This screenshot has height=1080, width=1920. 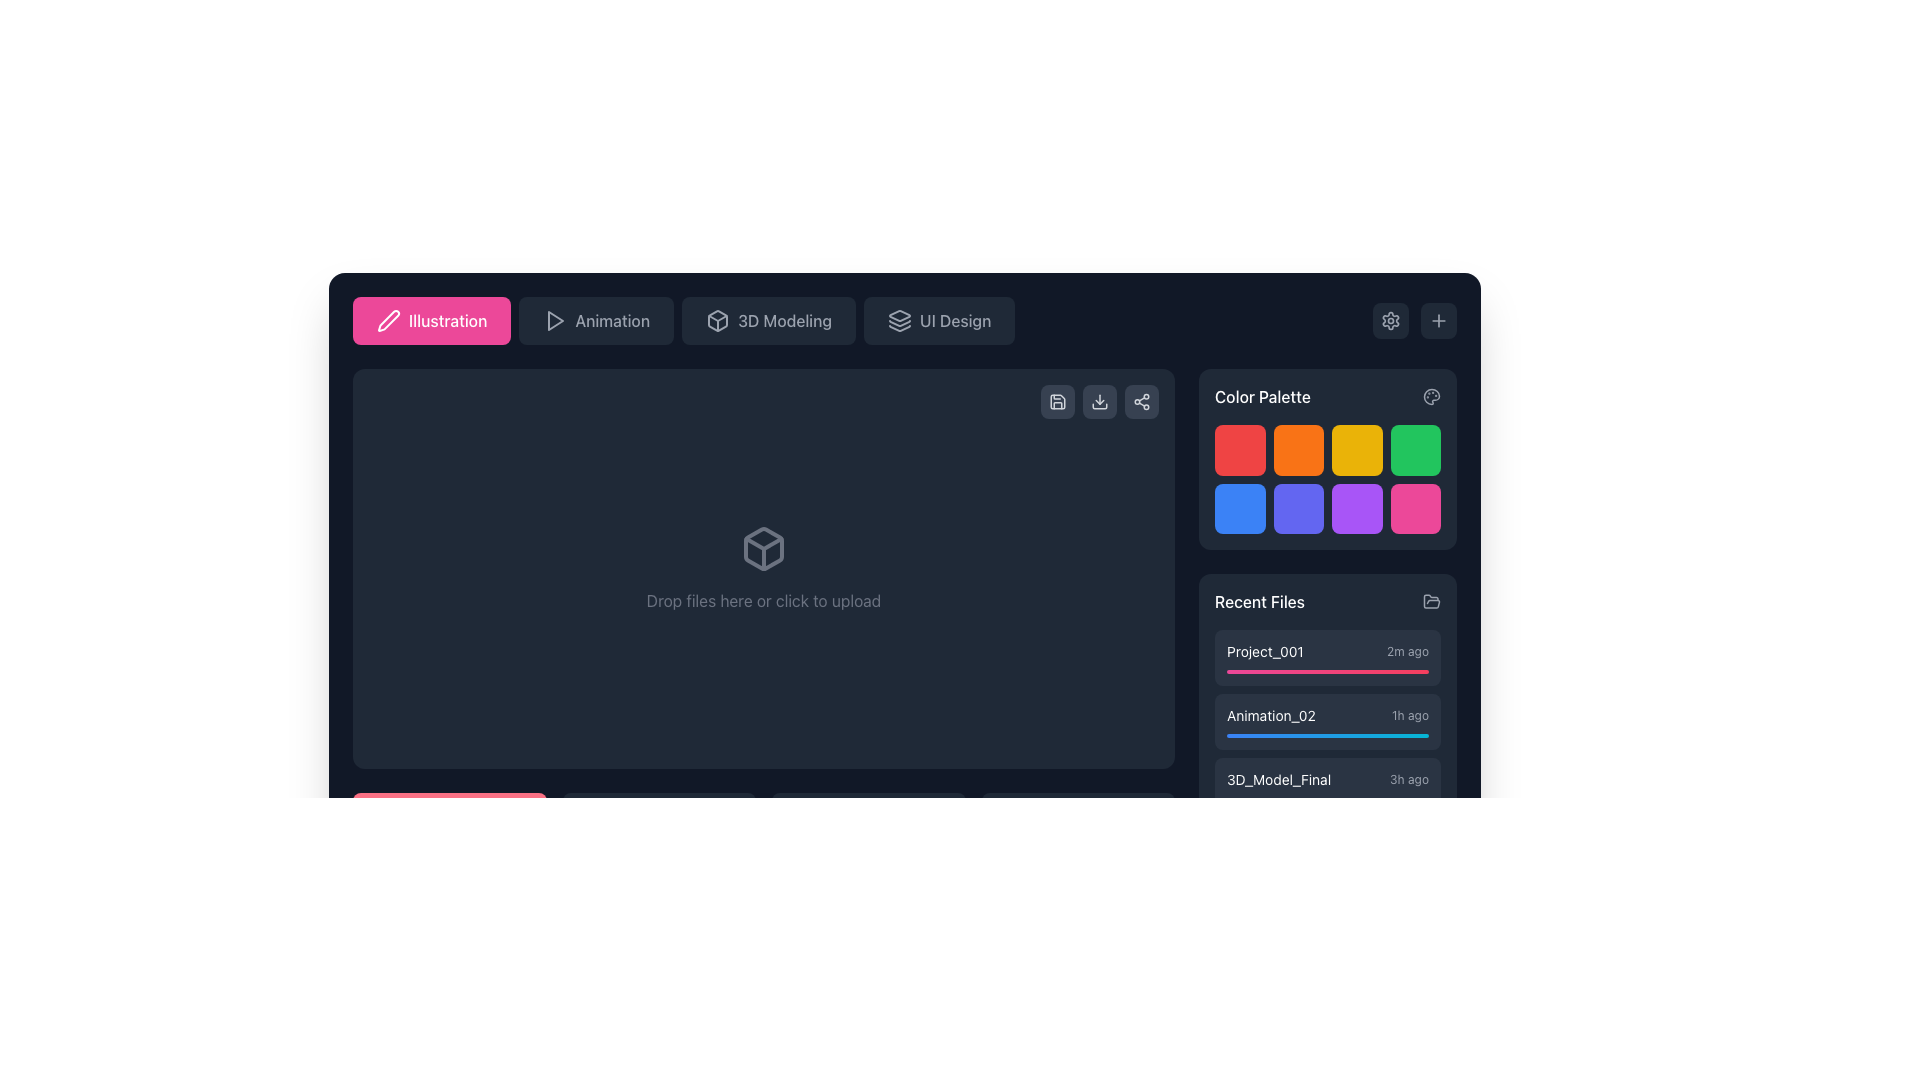 I want to click on the text label displaying '1h ago', which is styled in light gray and aligned to the right of the dark background interface, indicating a timestamp for the file entry 'Animation_02', so click(x=1409, y=715).